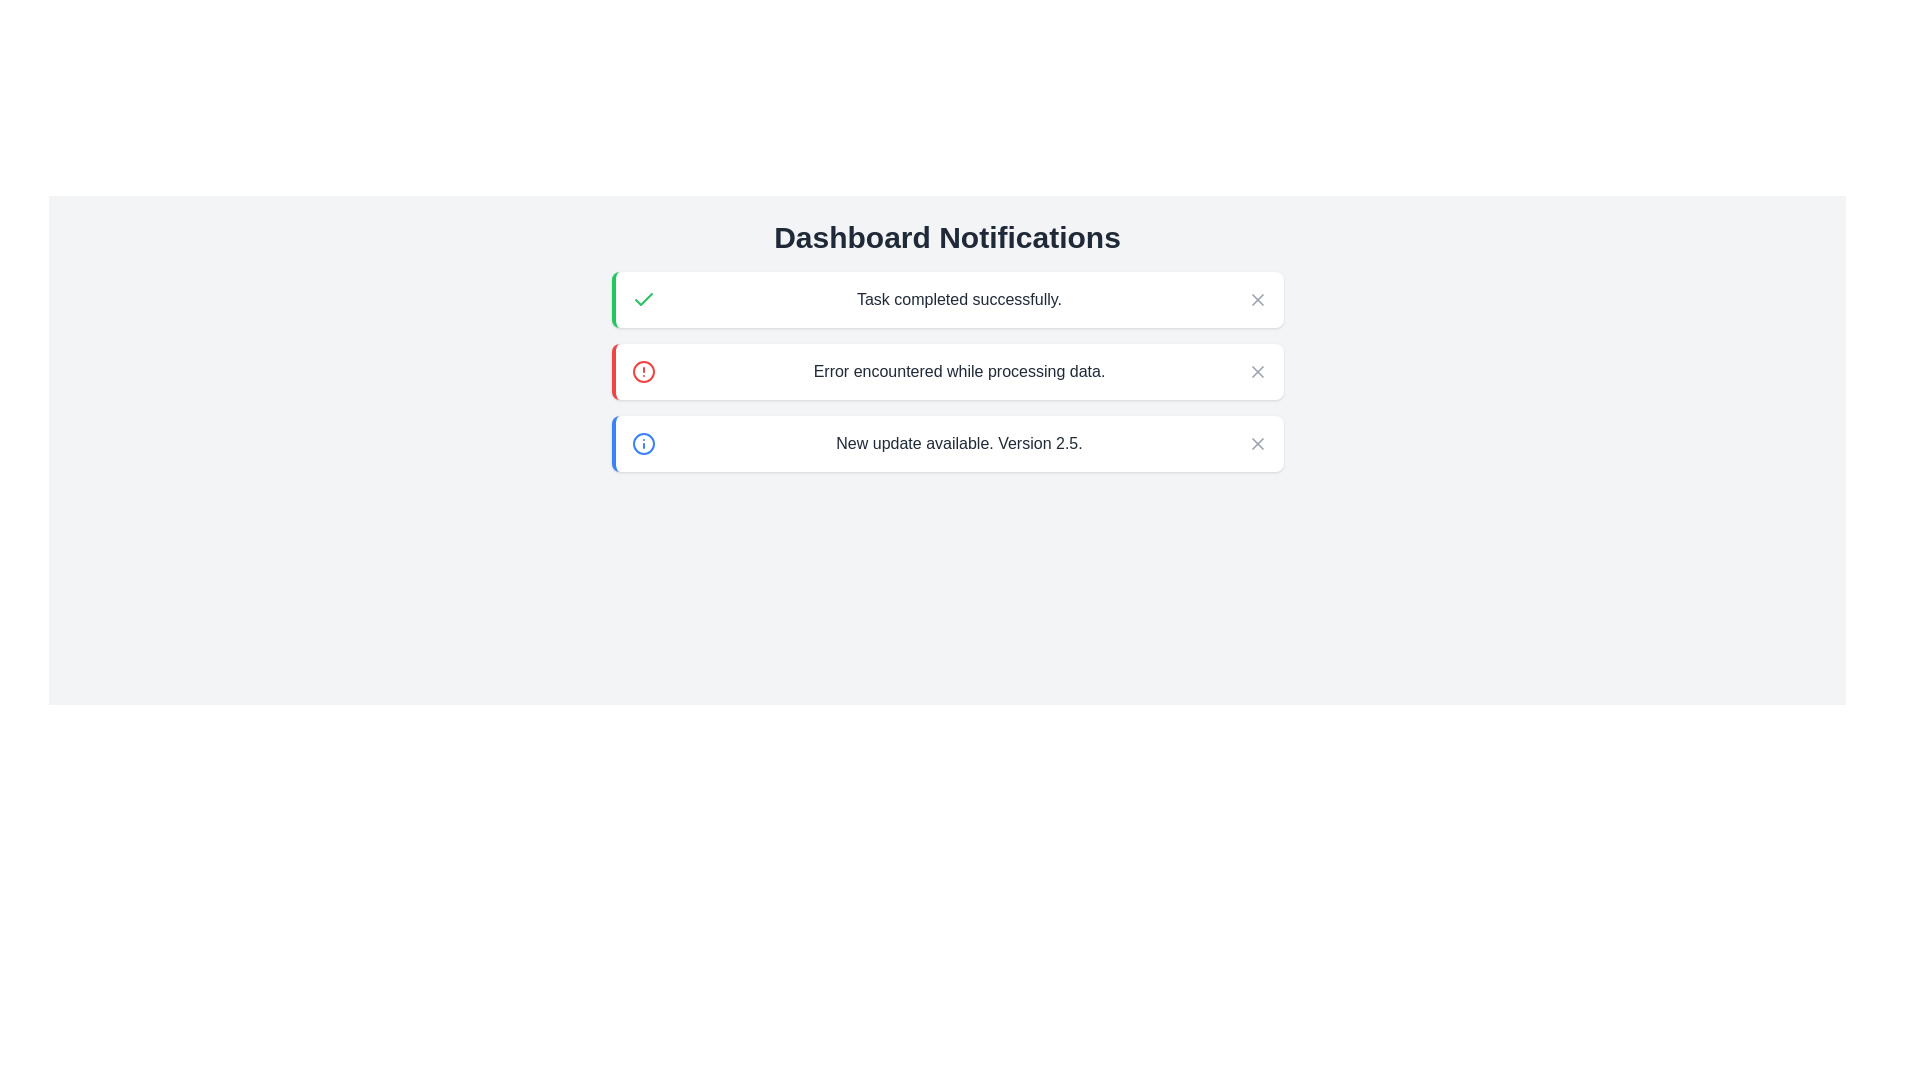 The image size is (1920, 1080). Describe the element at coordinates (643, 442) in the screenshot. I see `the circular blue outlined icon representing an information symbol, located to the left of the notification text 'New update available. Version 2.5.'` at that location.